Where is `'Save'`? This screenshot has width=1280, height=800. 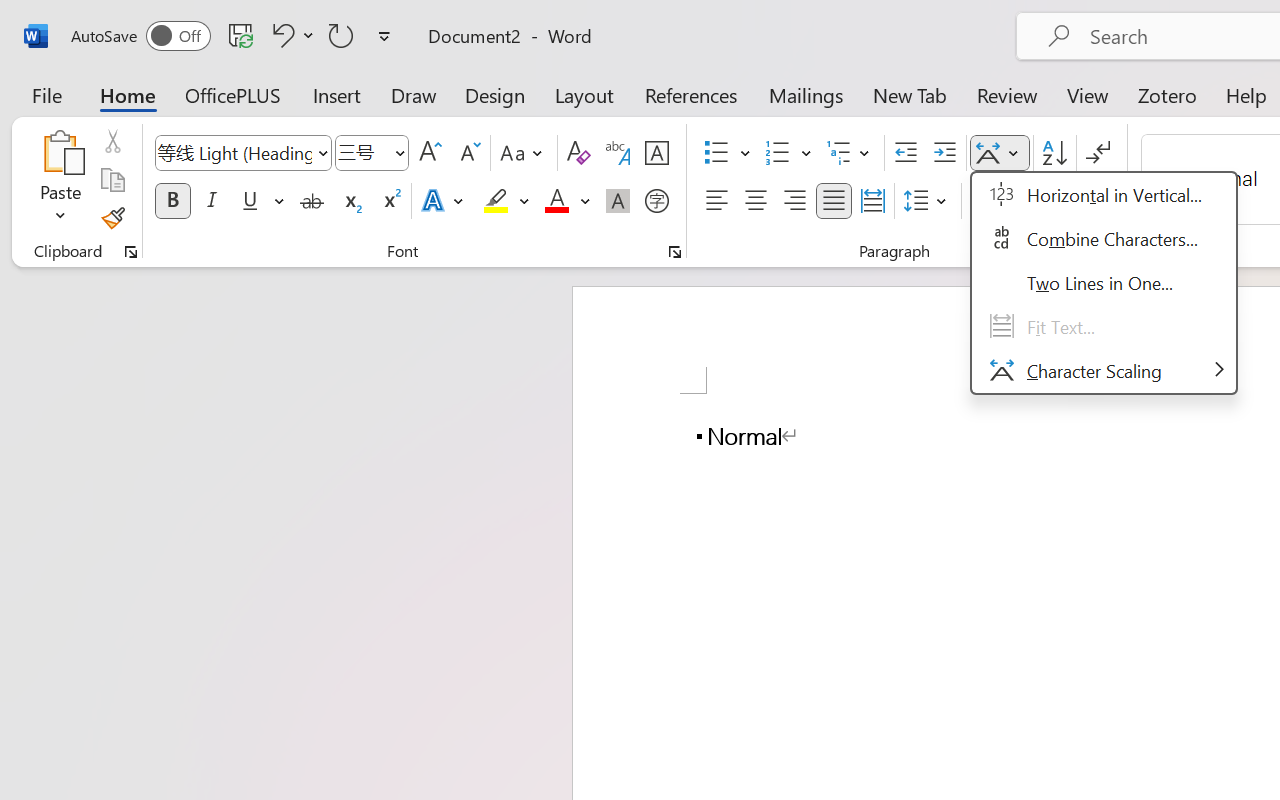 'Save' is located at coordinates (240, 34).